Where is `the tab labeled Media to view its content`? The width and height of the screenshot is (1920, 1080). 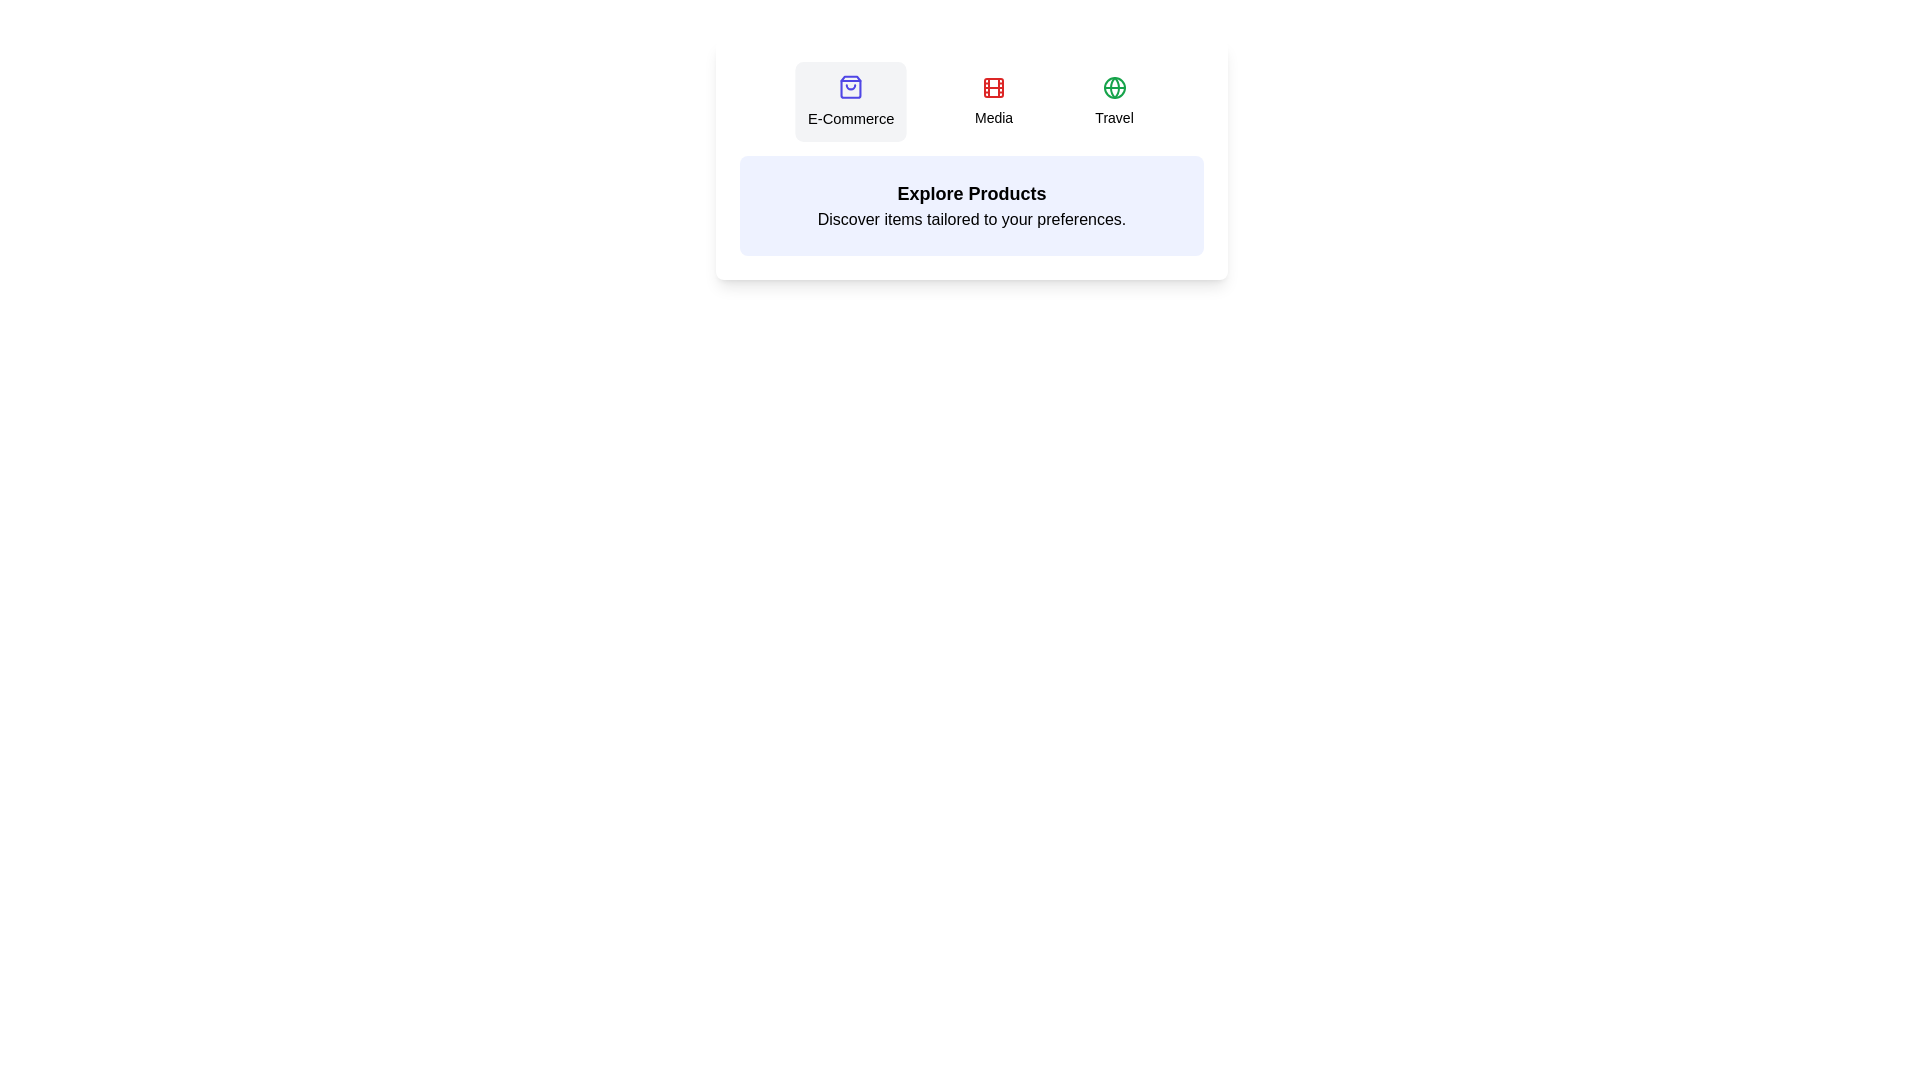
the tab labeled Media to view its content is located at coordinates (993, 101).